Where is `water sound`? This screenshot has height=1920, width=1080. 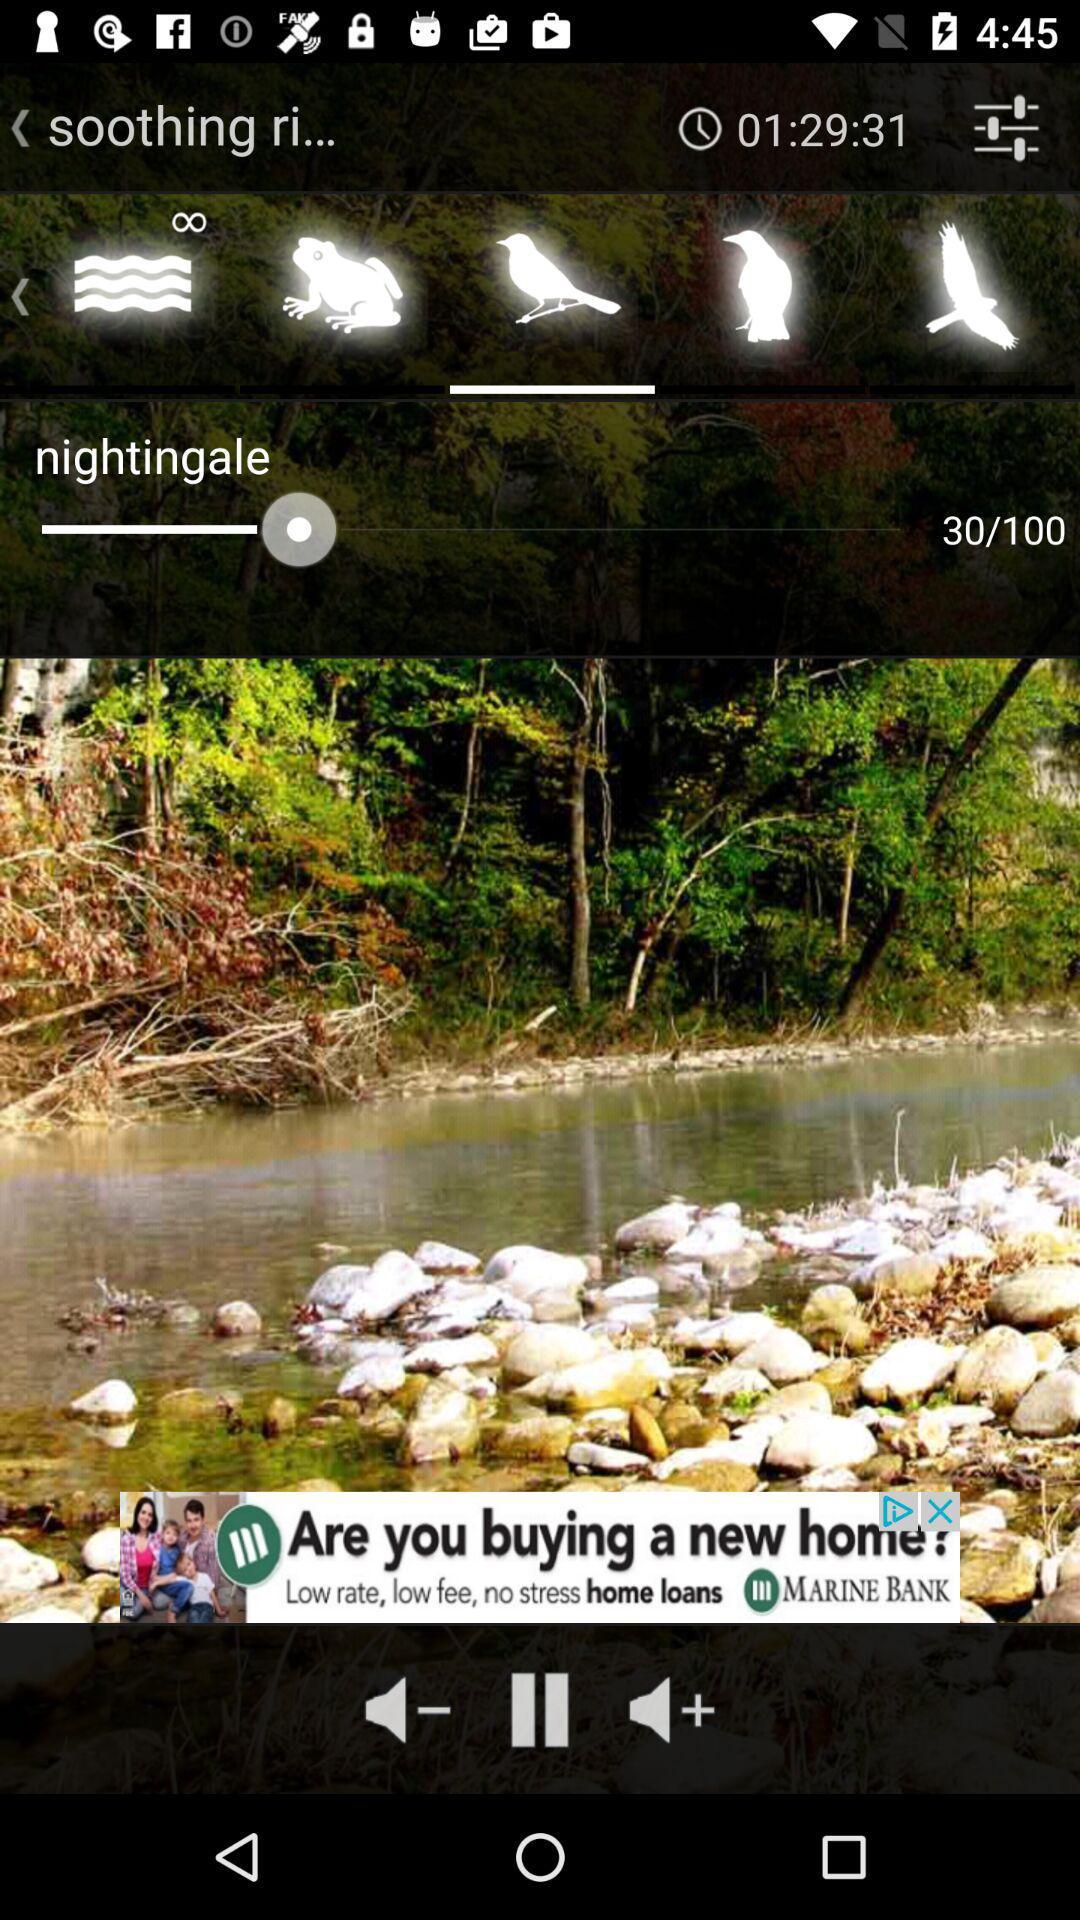
water sound is located at coordinates (132, 291).